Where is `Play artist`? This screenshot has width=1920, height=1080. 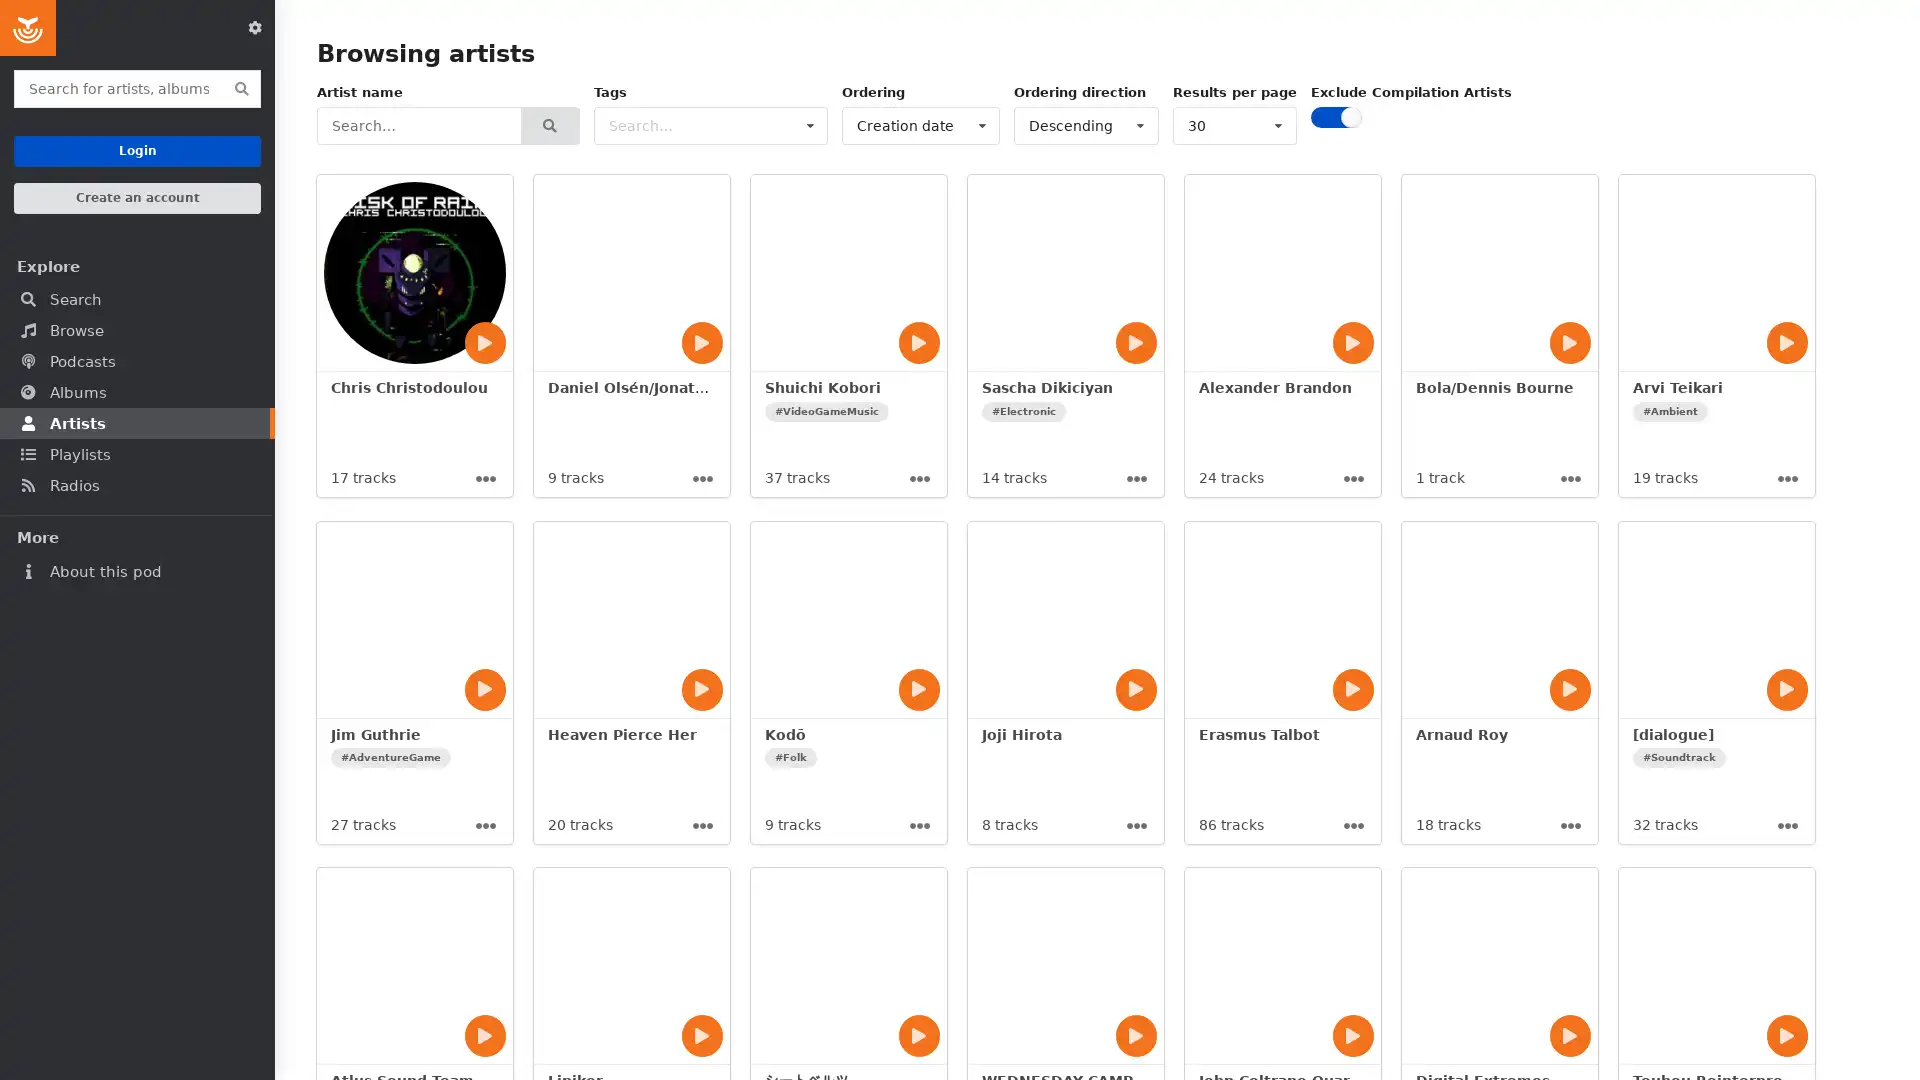 Play artist is located at coordinates (1786, 688).